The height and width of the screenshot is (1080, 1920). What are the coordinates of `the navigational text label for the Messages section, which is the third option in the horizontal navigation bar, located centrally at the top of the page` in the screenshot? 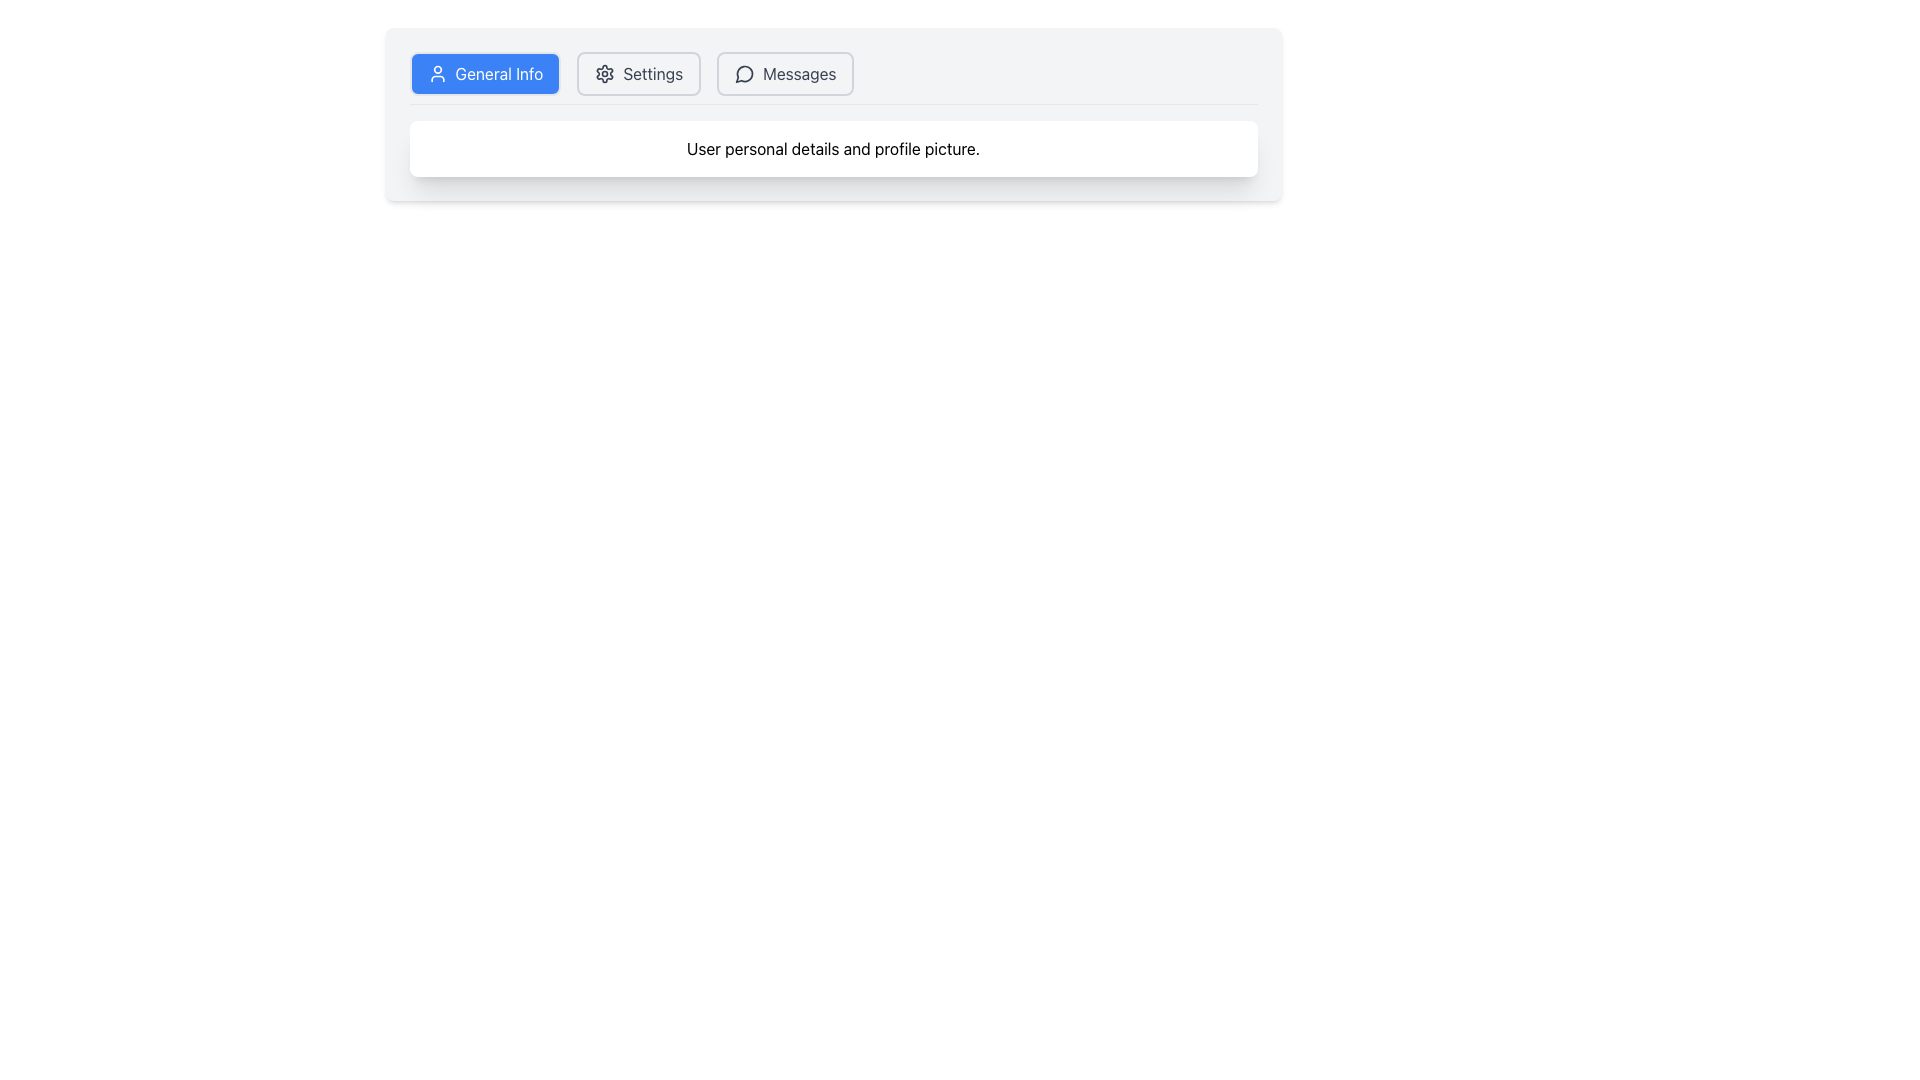 It's located at (798, 72).